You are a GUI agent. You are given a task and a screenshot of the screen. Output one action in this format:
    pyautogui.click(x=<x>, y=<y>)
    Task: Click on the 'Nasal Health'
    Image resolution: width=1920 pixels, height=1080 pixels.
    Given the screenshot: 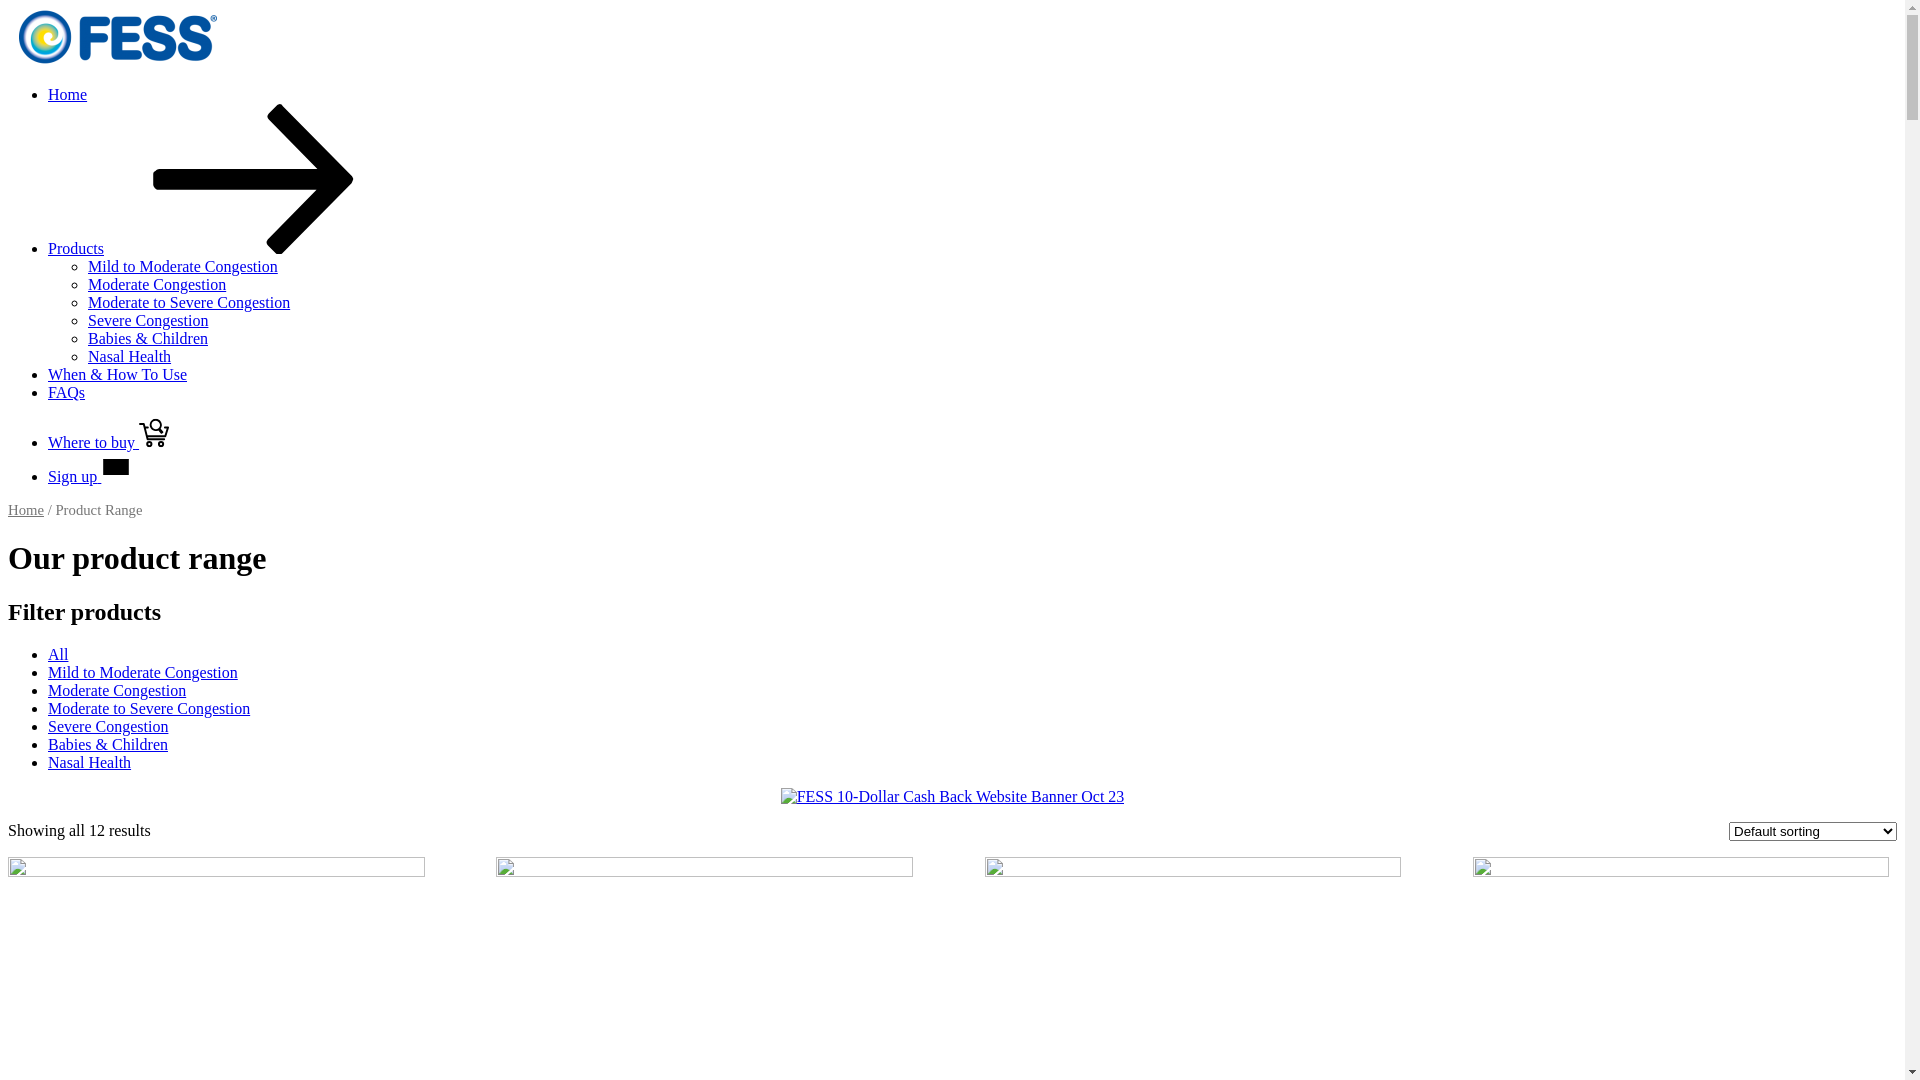 What is the action you would take?
    pyautogui.click(x=88, y=762)
    